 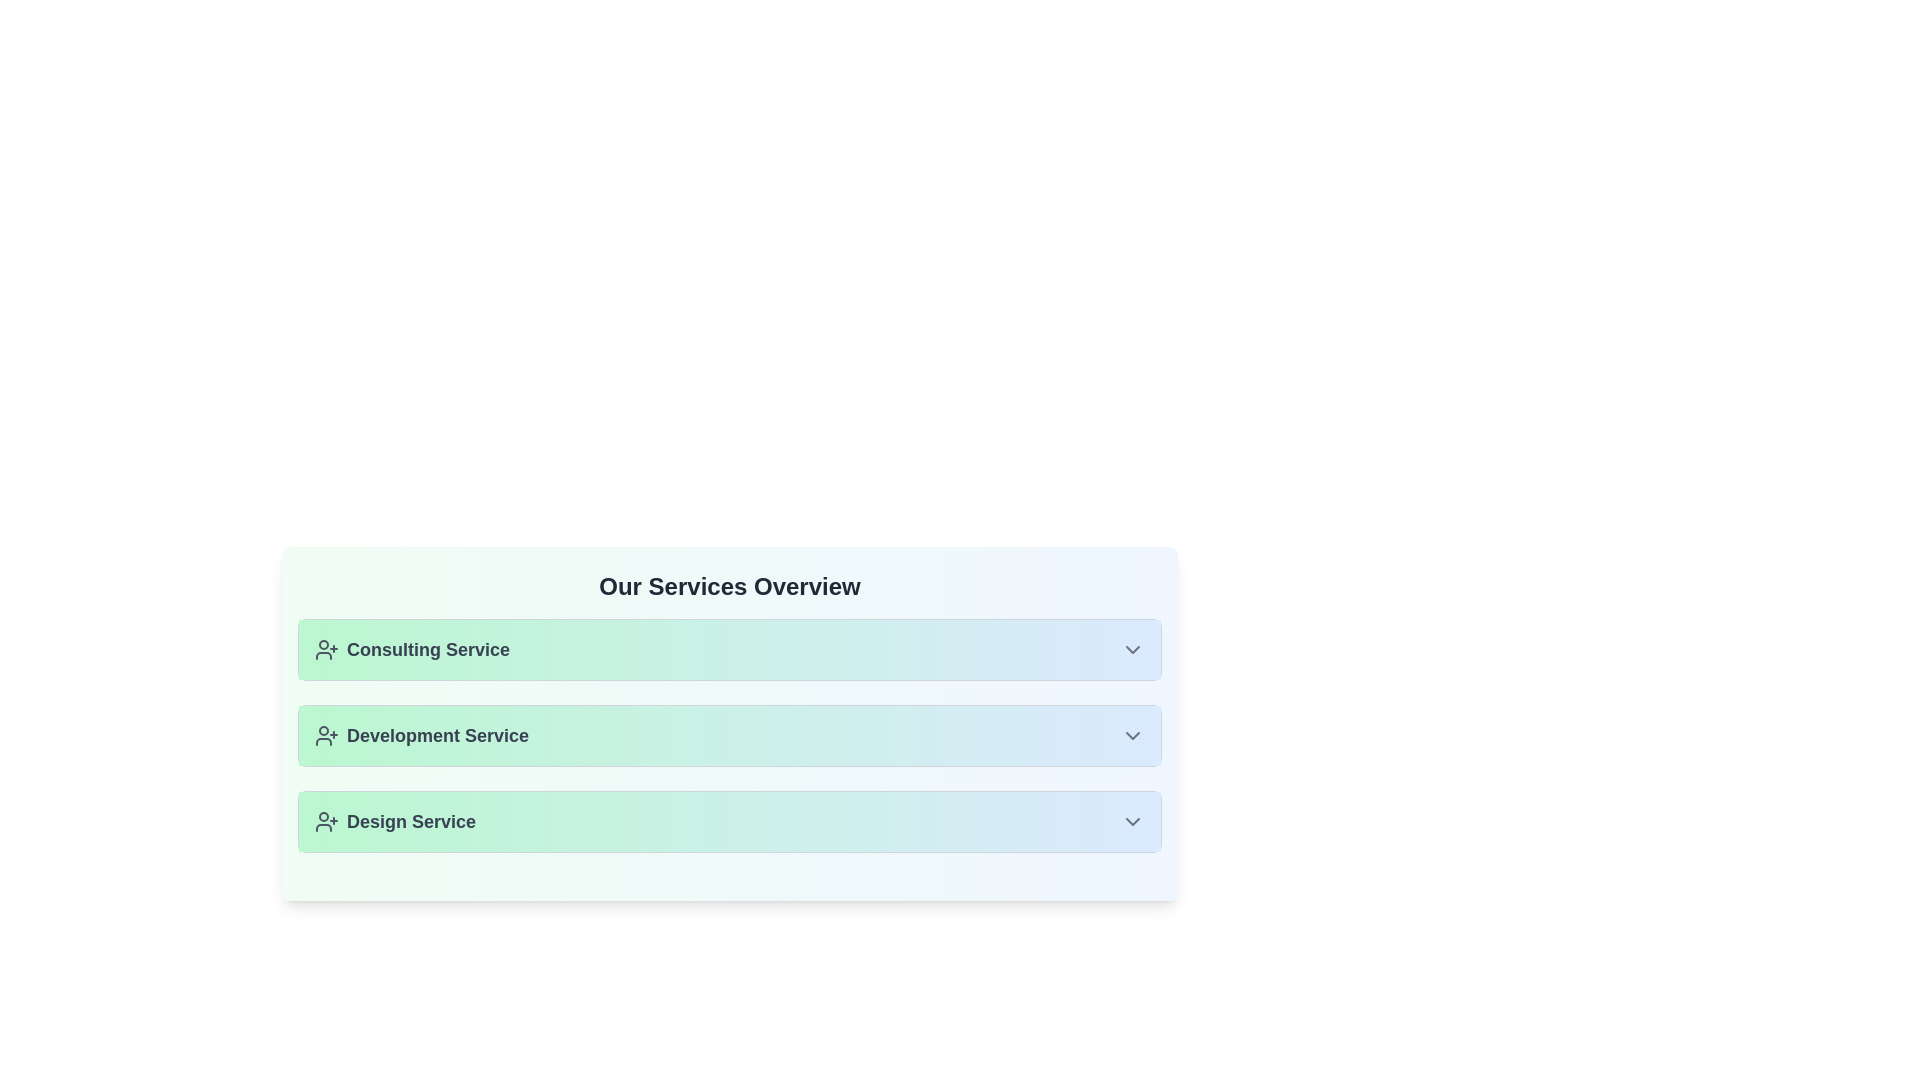 What do you see at coordinates (1132, 736) in the screenshot?
I see `the downward-facing chevron icon, which serves as a dropdown indicator located in the bottom-right corner of the 'Development Service' bar` at bounding box center [1132, 736].